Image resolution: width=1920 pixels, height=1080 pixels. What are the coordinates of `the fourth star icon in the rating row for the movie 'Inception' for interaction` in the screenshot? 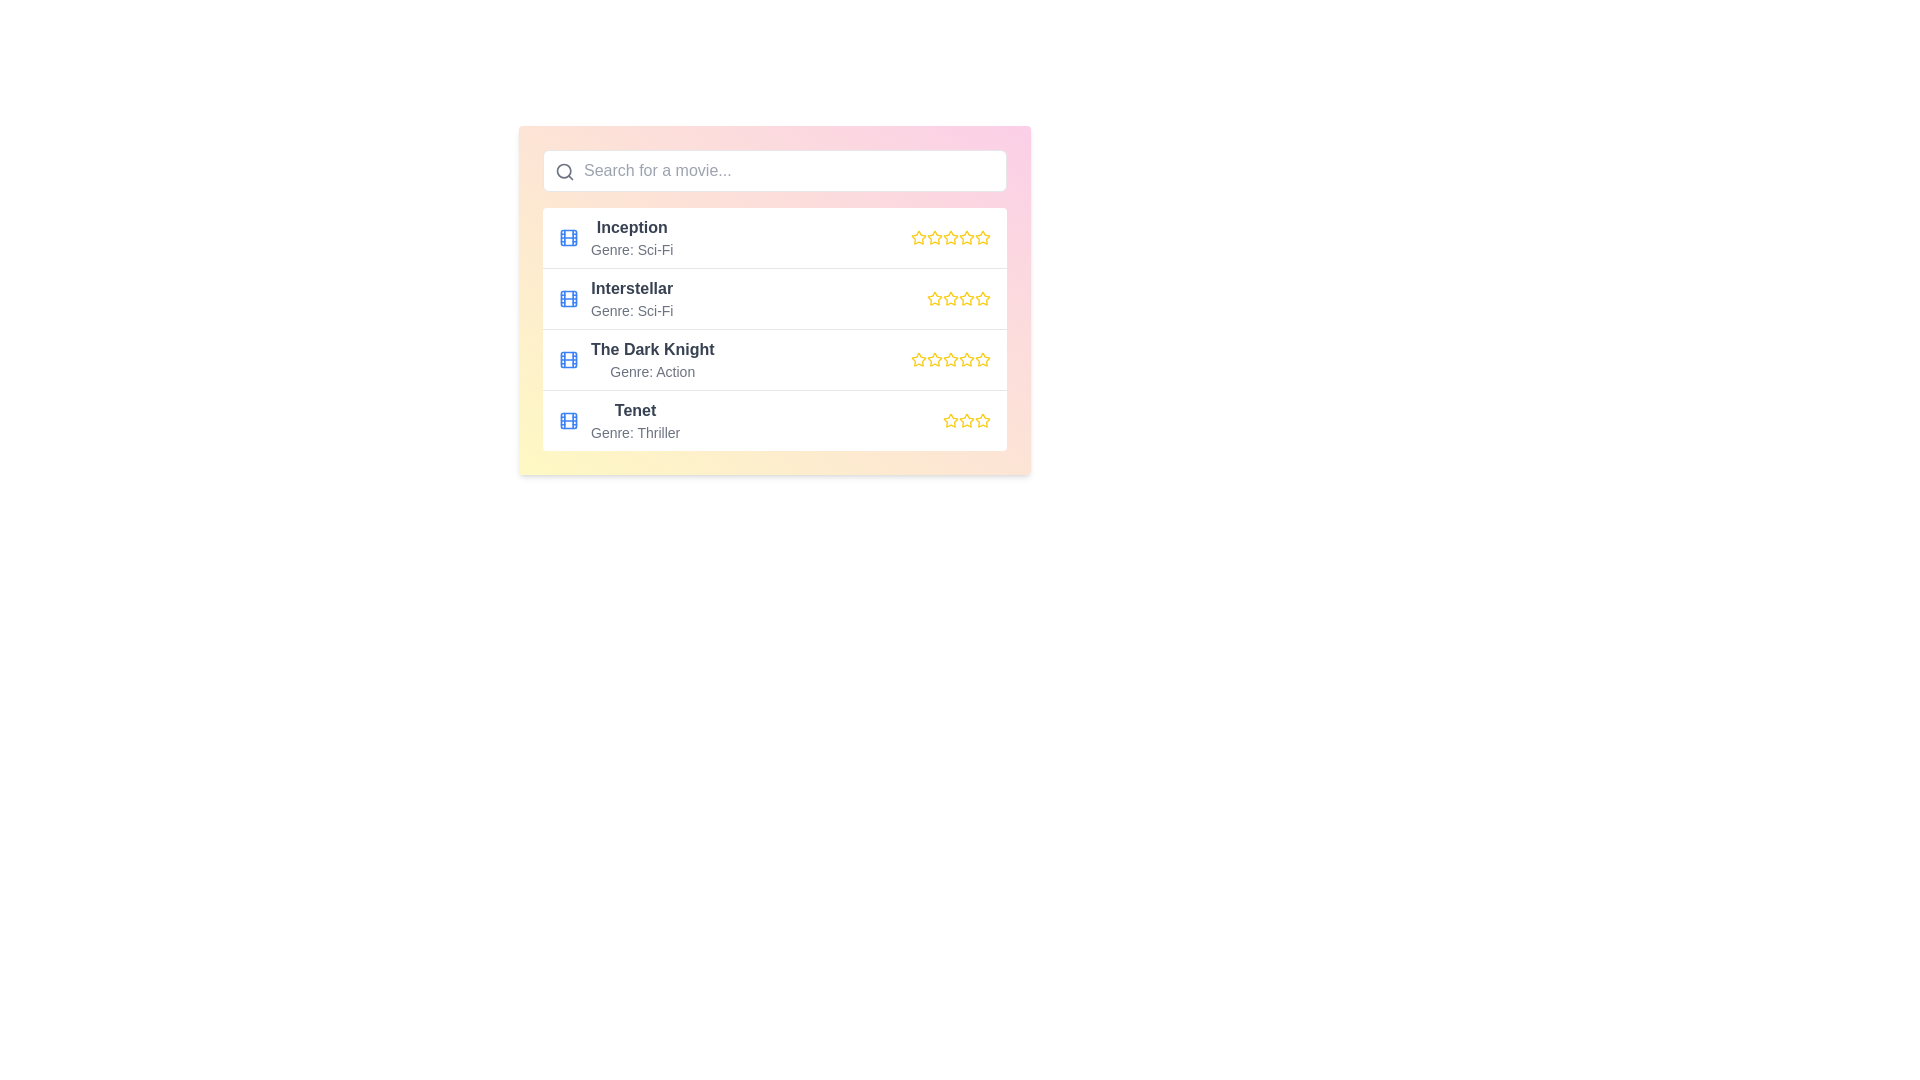 It's located at (949, 237).